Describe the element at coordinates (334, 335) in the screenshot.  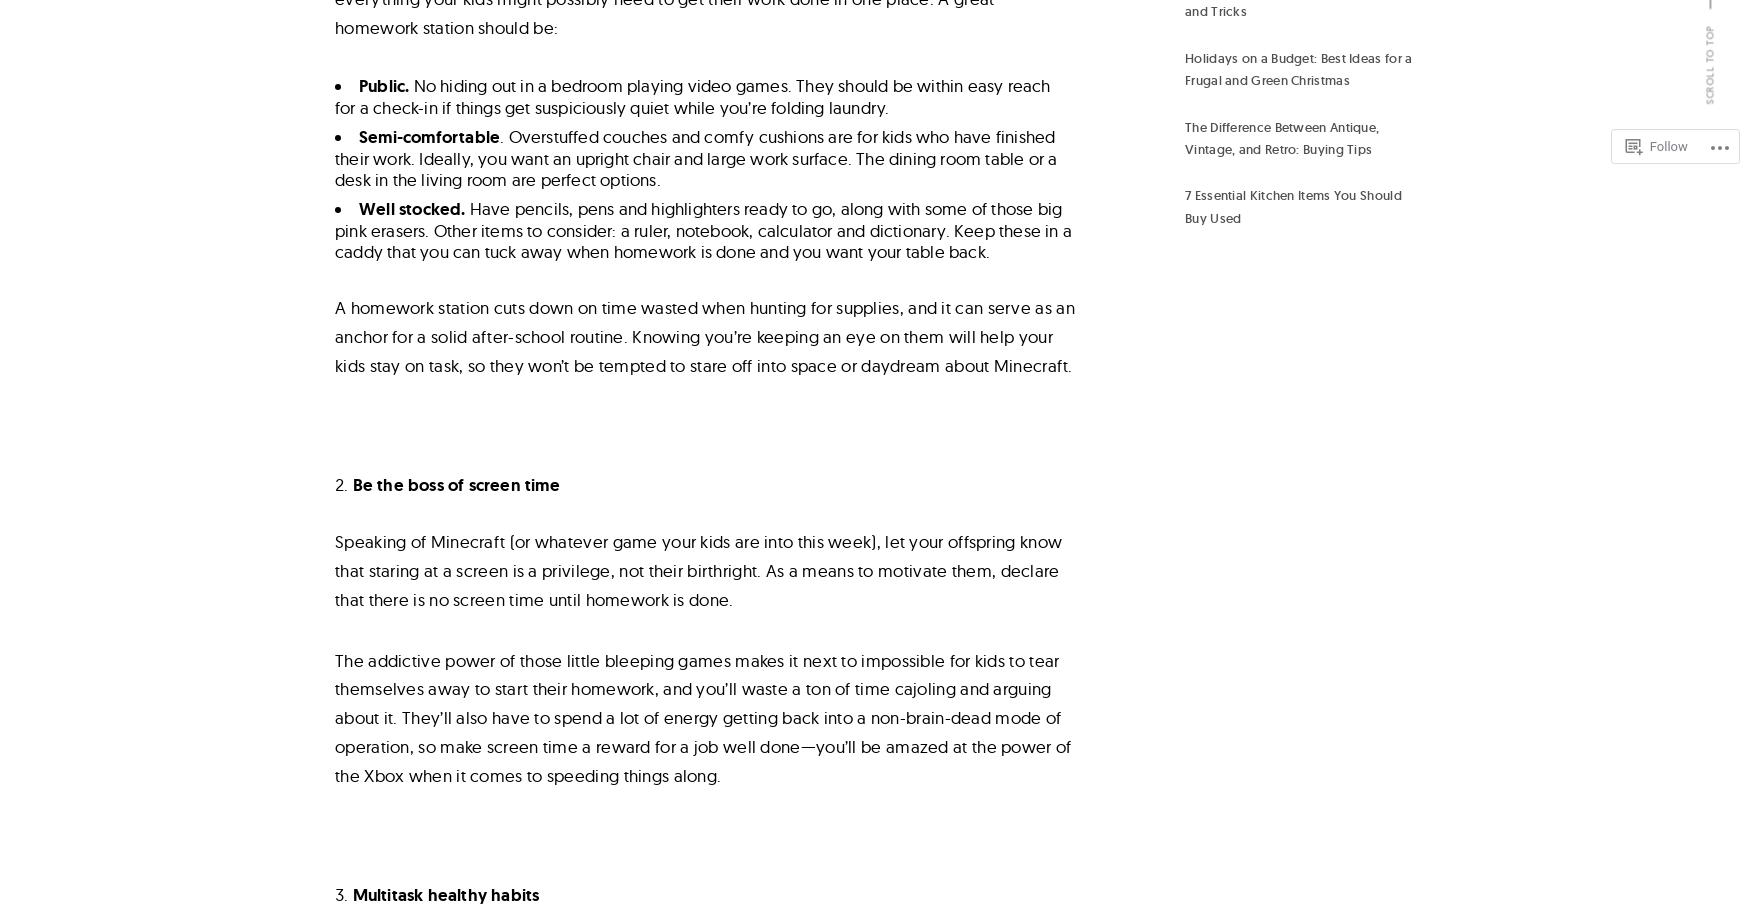
I see `'A homework station cuts down on time wasted when hunting for supplies, and it can serve as an anchor for a solid after-school routine. Knowing you’re keeping an eye on them will help your kids stay on task, so they won’t be tempted to stare off into space or daydream about Minecraft.'` at that location.